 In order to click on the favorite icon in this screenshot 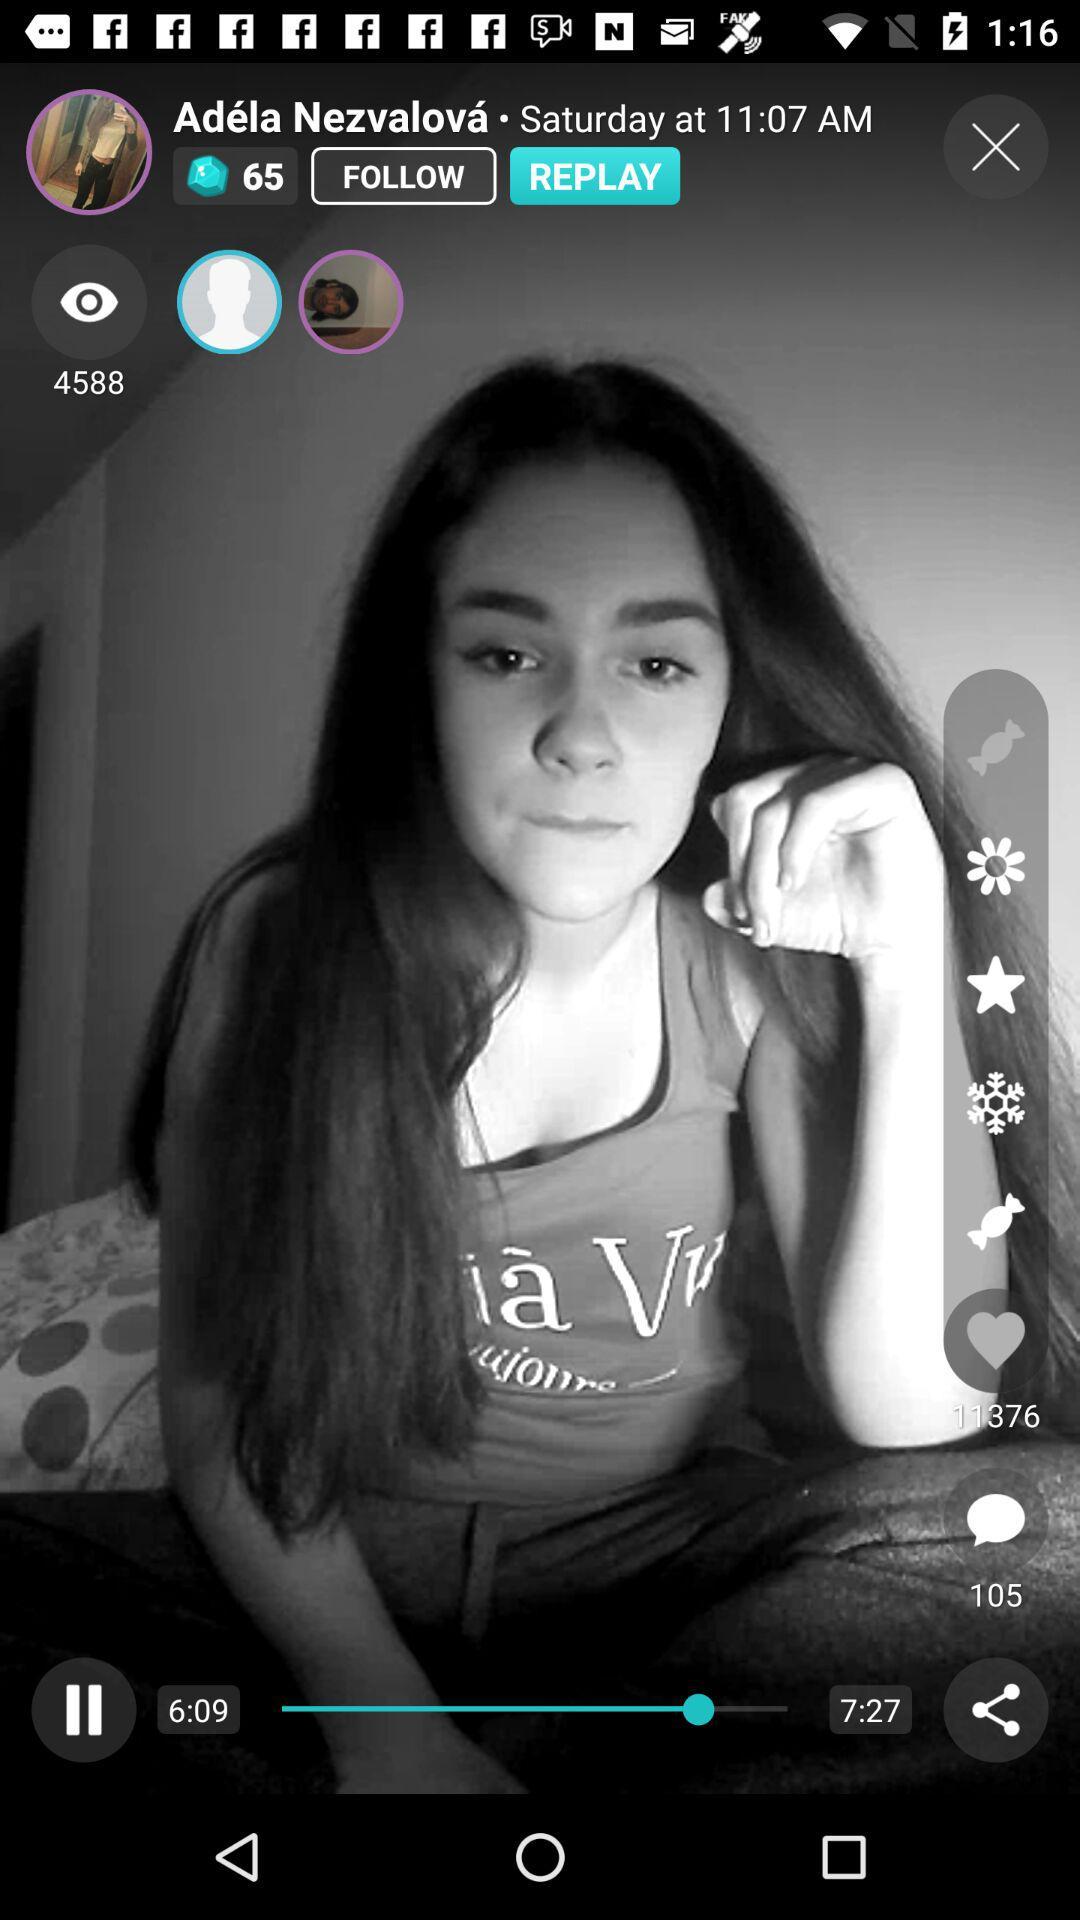, I will do `click(995, 1340)`.